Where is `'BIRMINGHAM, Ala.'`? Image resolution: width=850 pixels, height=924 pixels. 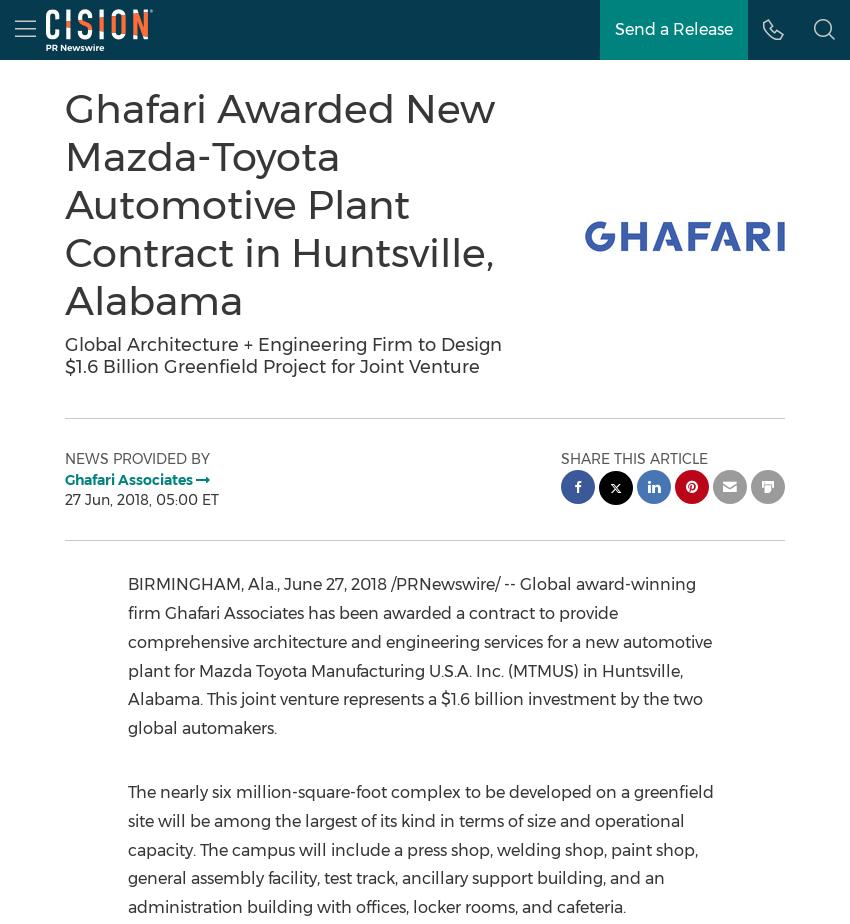
'BIRMINGHAM, Ala.' is located at coordinates (200, 584).